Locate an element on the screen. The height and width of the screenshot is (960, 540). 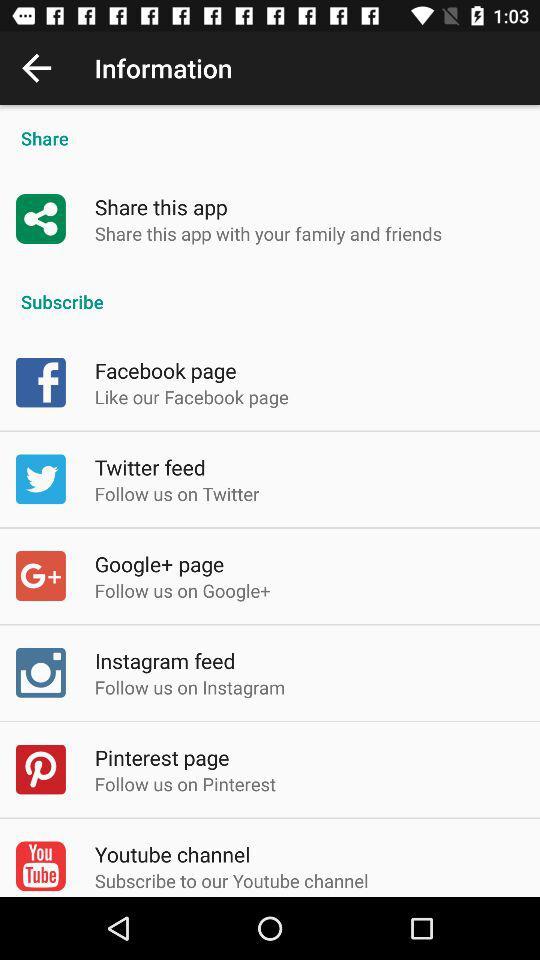
the item next to the information item is located at coordinates (36, 68).